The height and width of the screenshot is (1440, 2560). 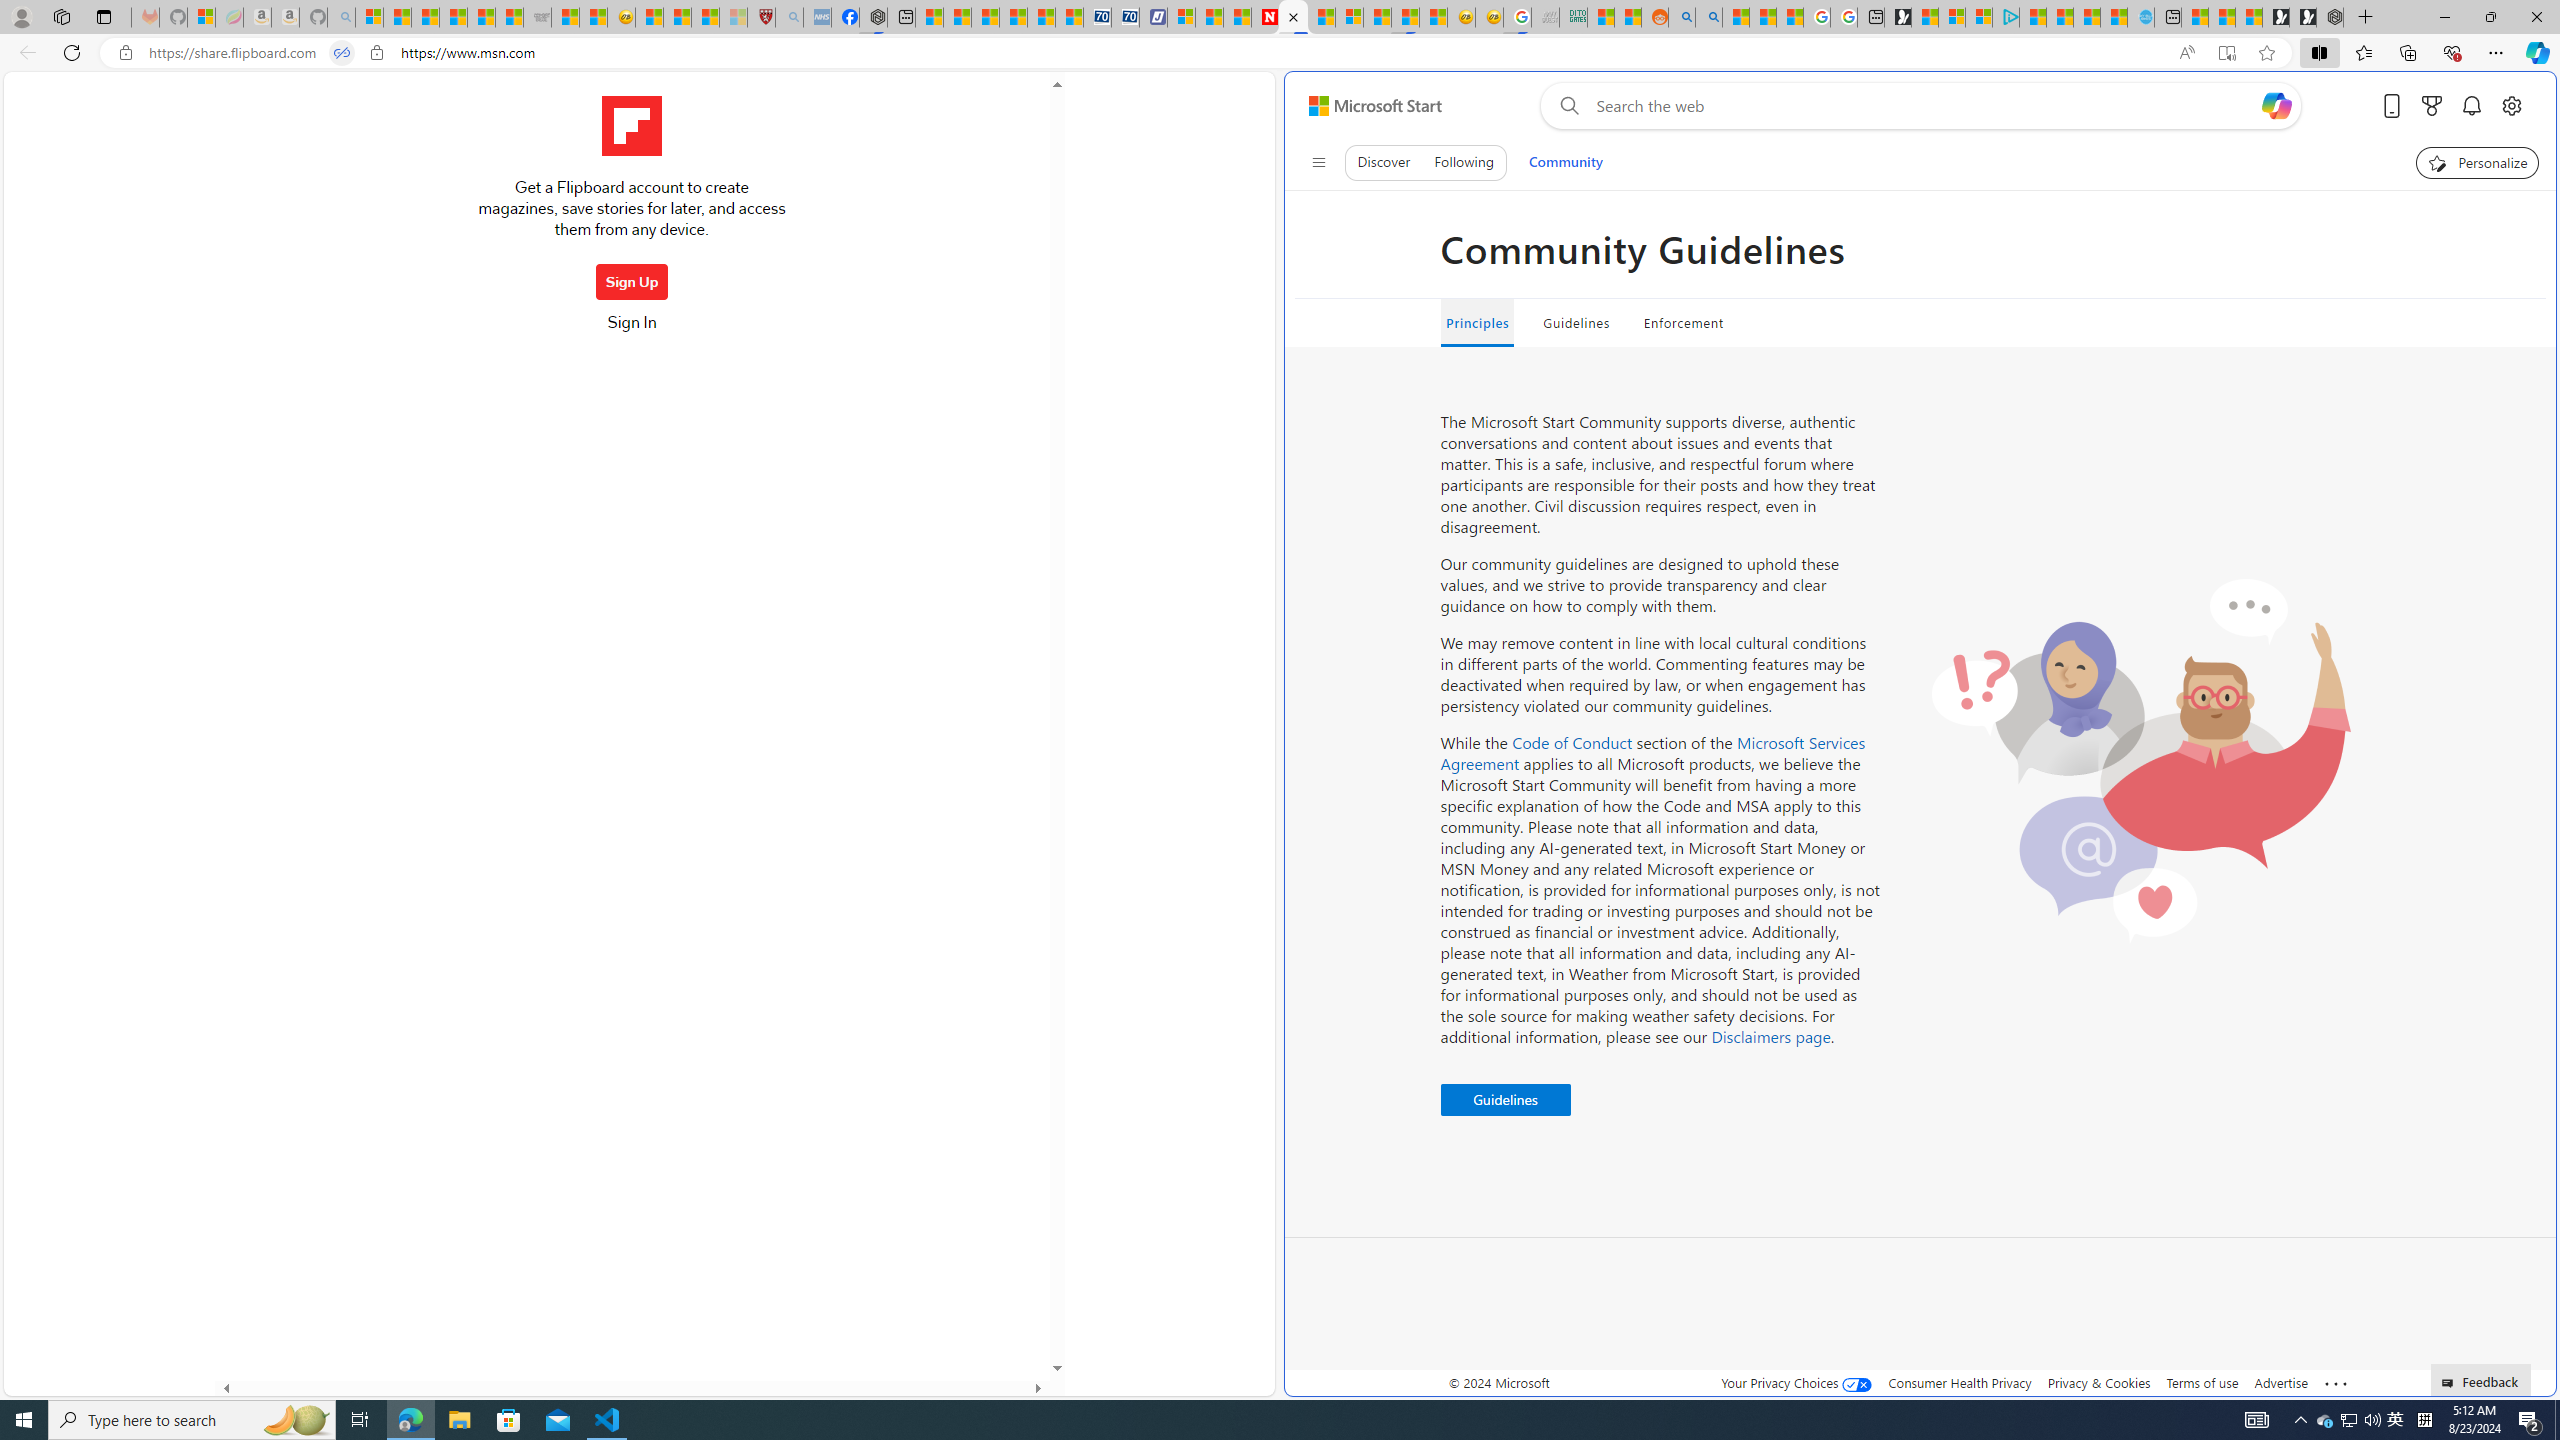 What do you see at coordinates (2140, 16) in the screenshot?
I see `'Home | Sky Blue Bikes - Sky Blue Bikes'` at bounding box center [2140, 16].